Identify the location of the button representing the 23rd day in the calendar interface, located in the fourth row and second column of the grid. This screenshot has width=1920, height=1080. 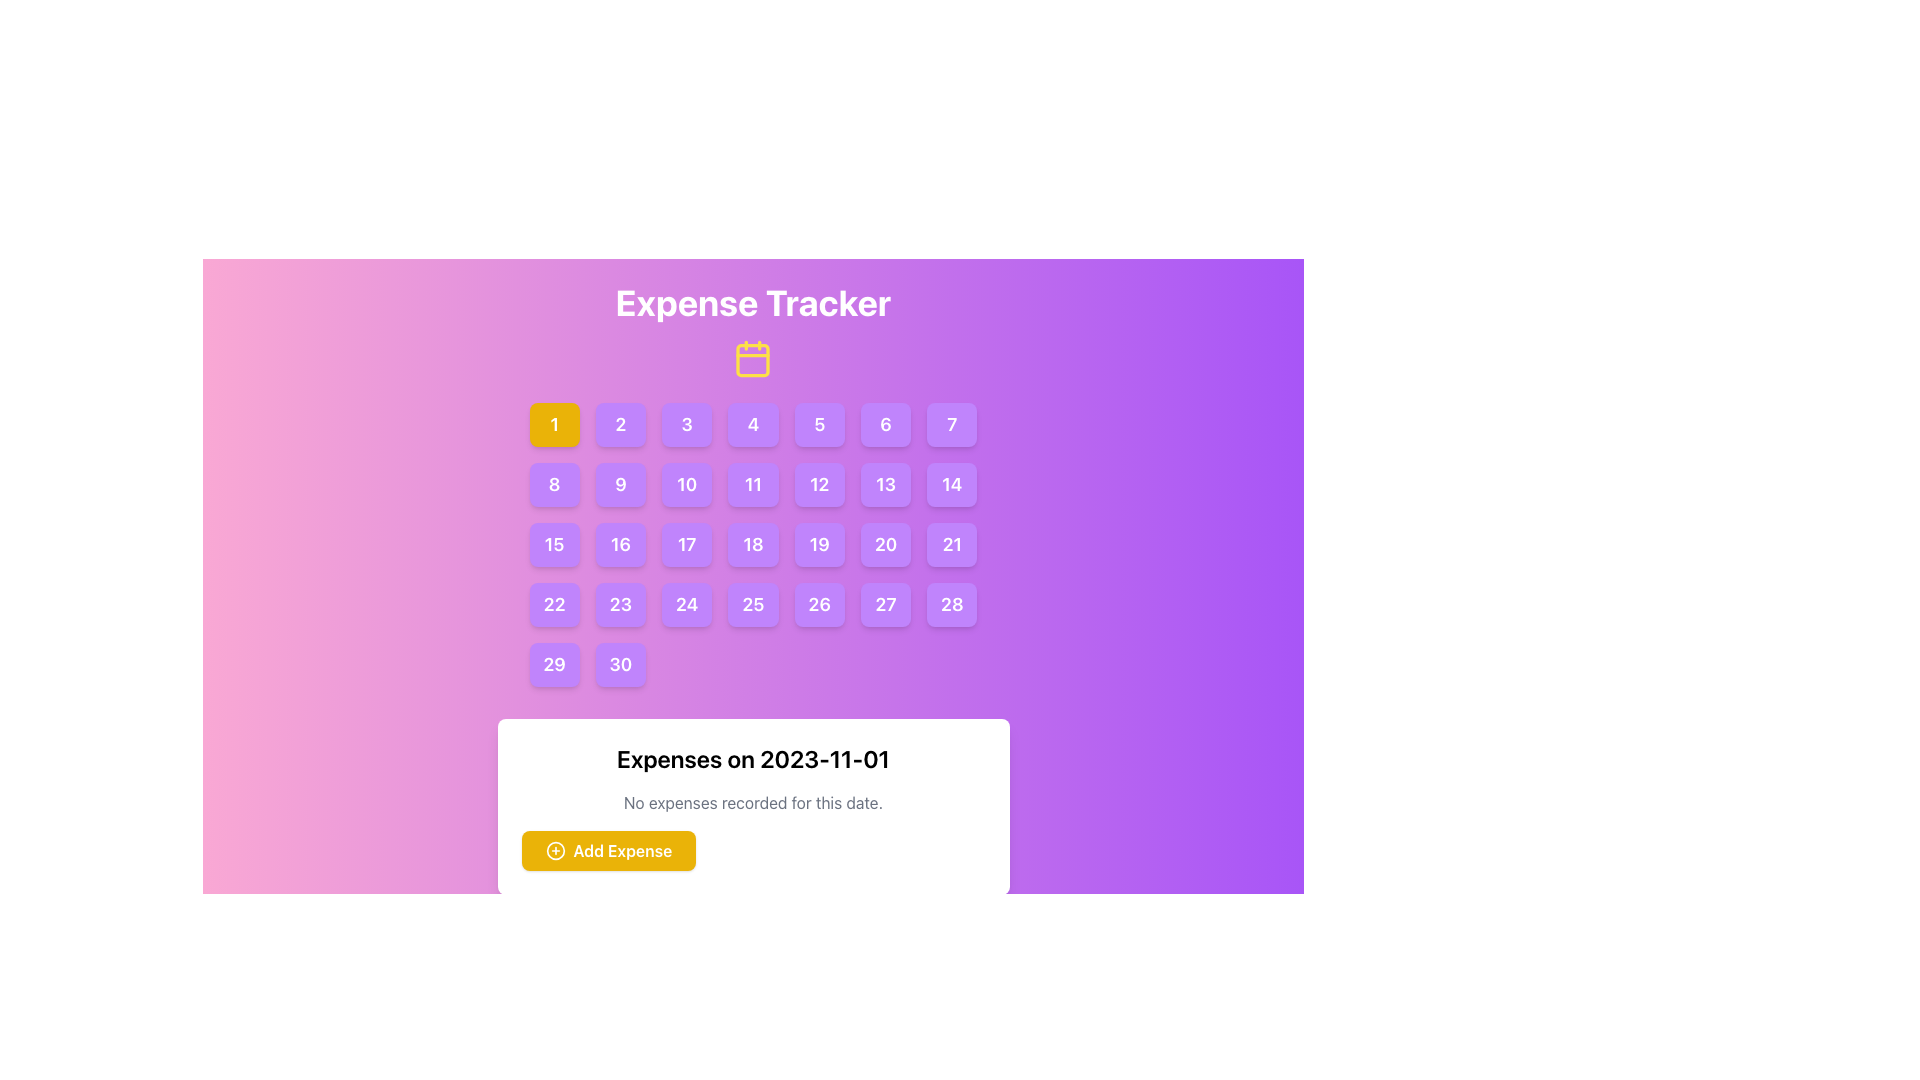
(619, 604).